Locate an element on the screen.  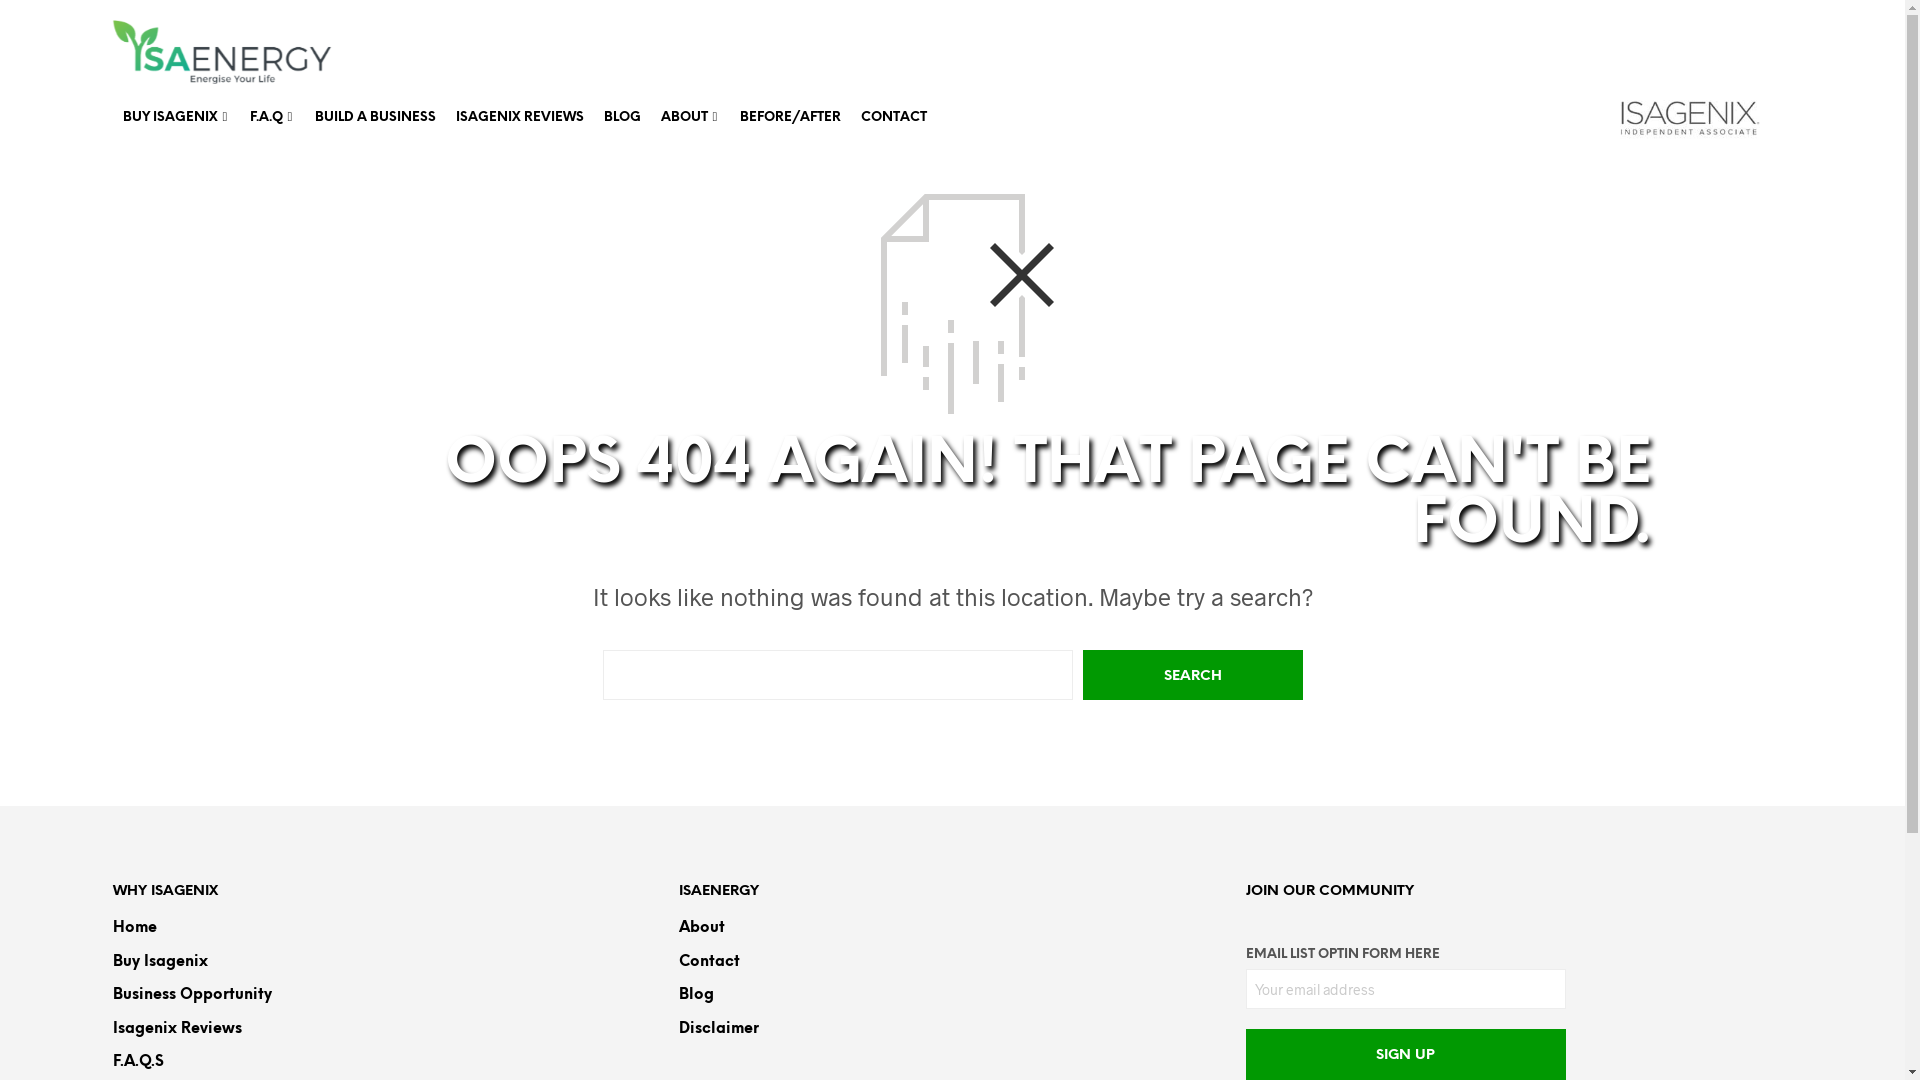
'BLOG' is located at coordinates (621, 117).